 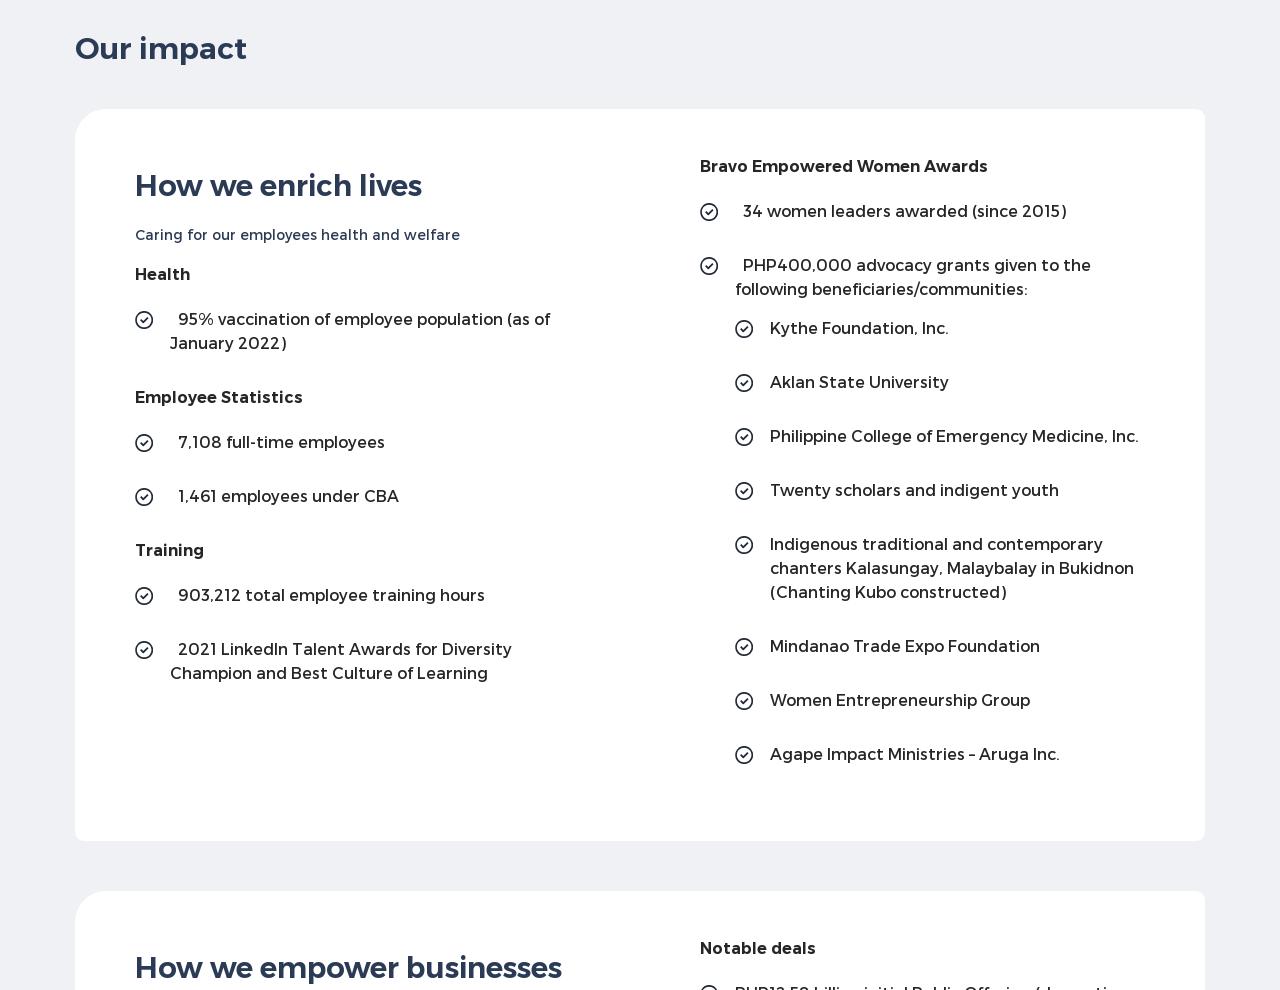 I want to click on '7,108 full-time employees', so click(x=280, y=439).